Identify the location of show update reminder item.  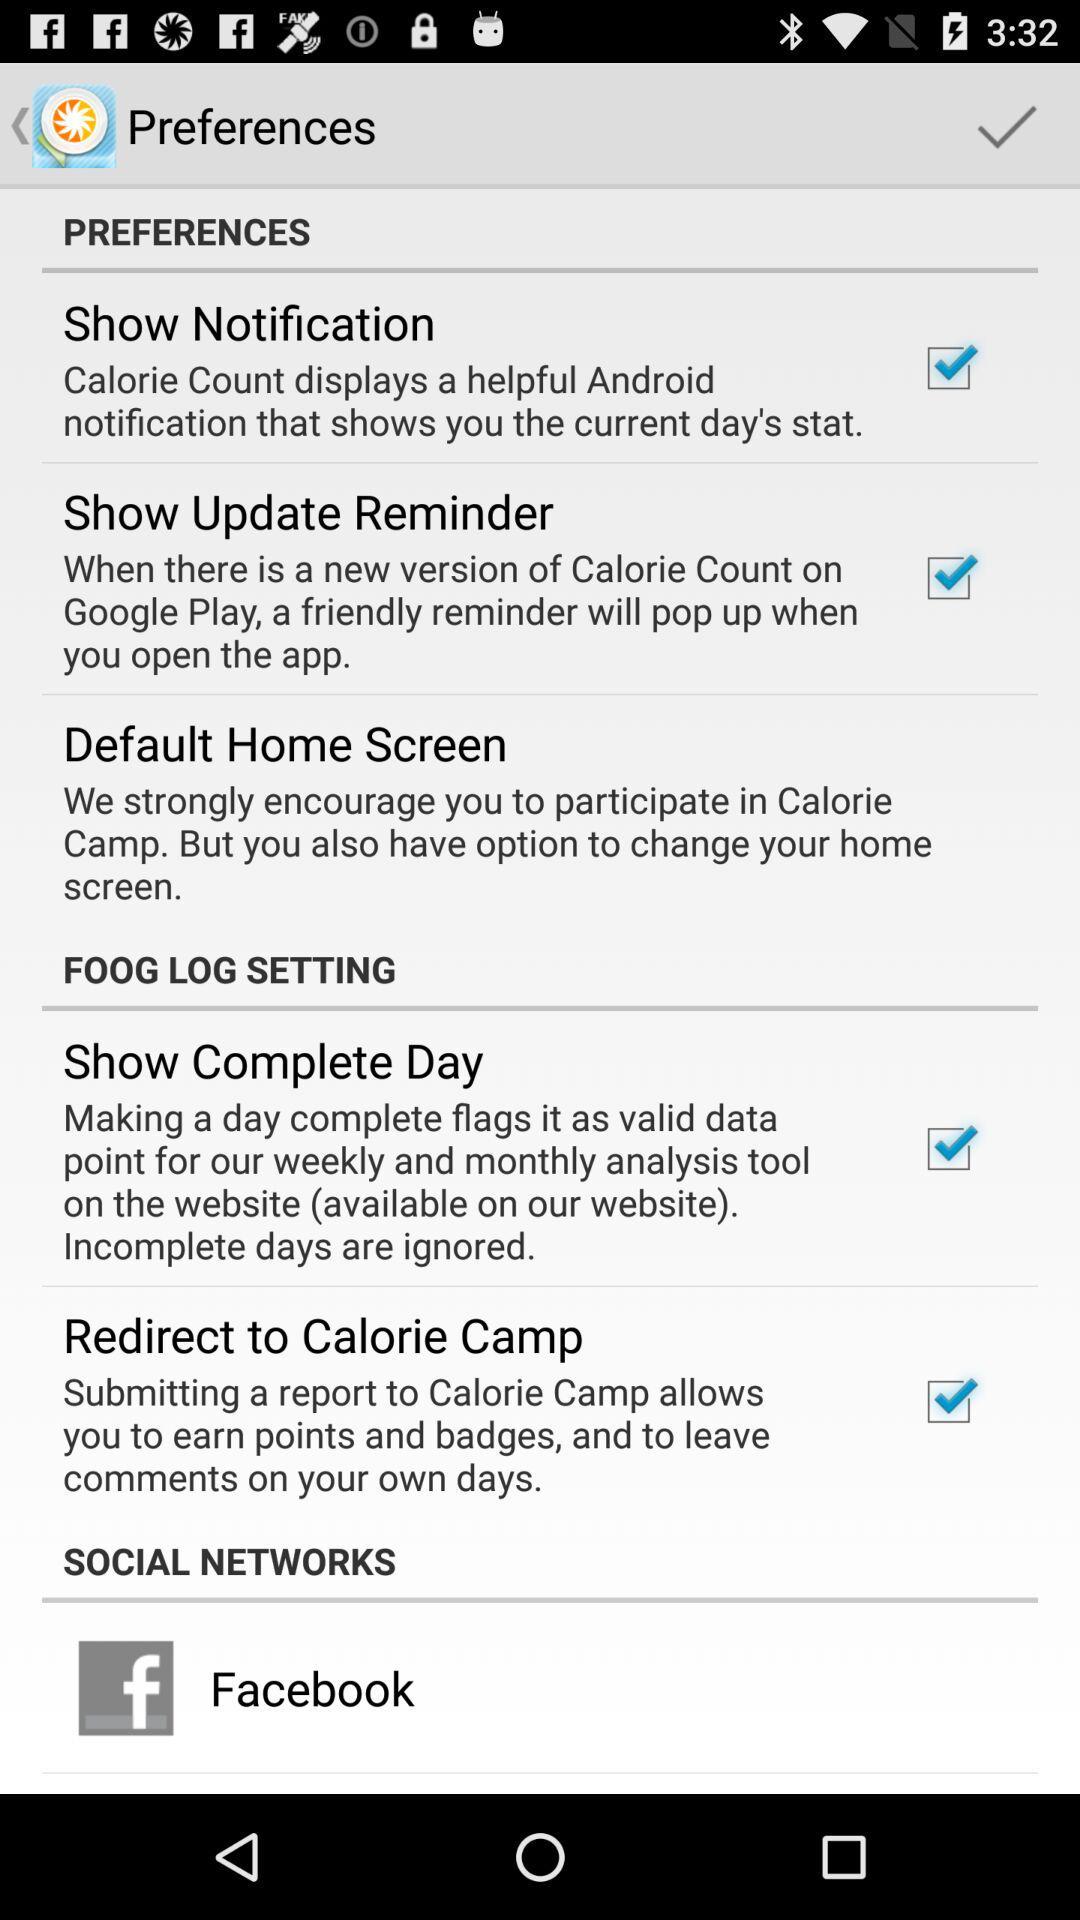
(308, 511).